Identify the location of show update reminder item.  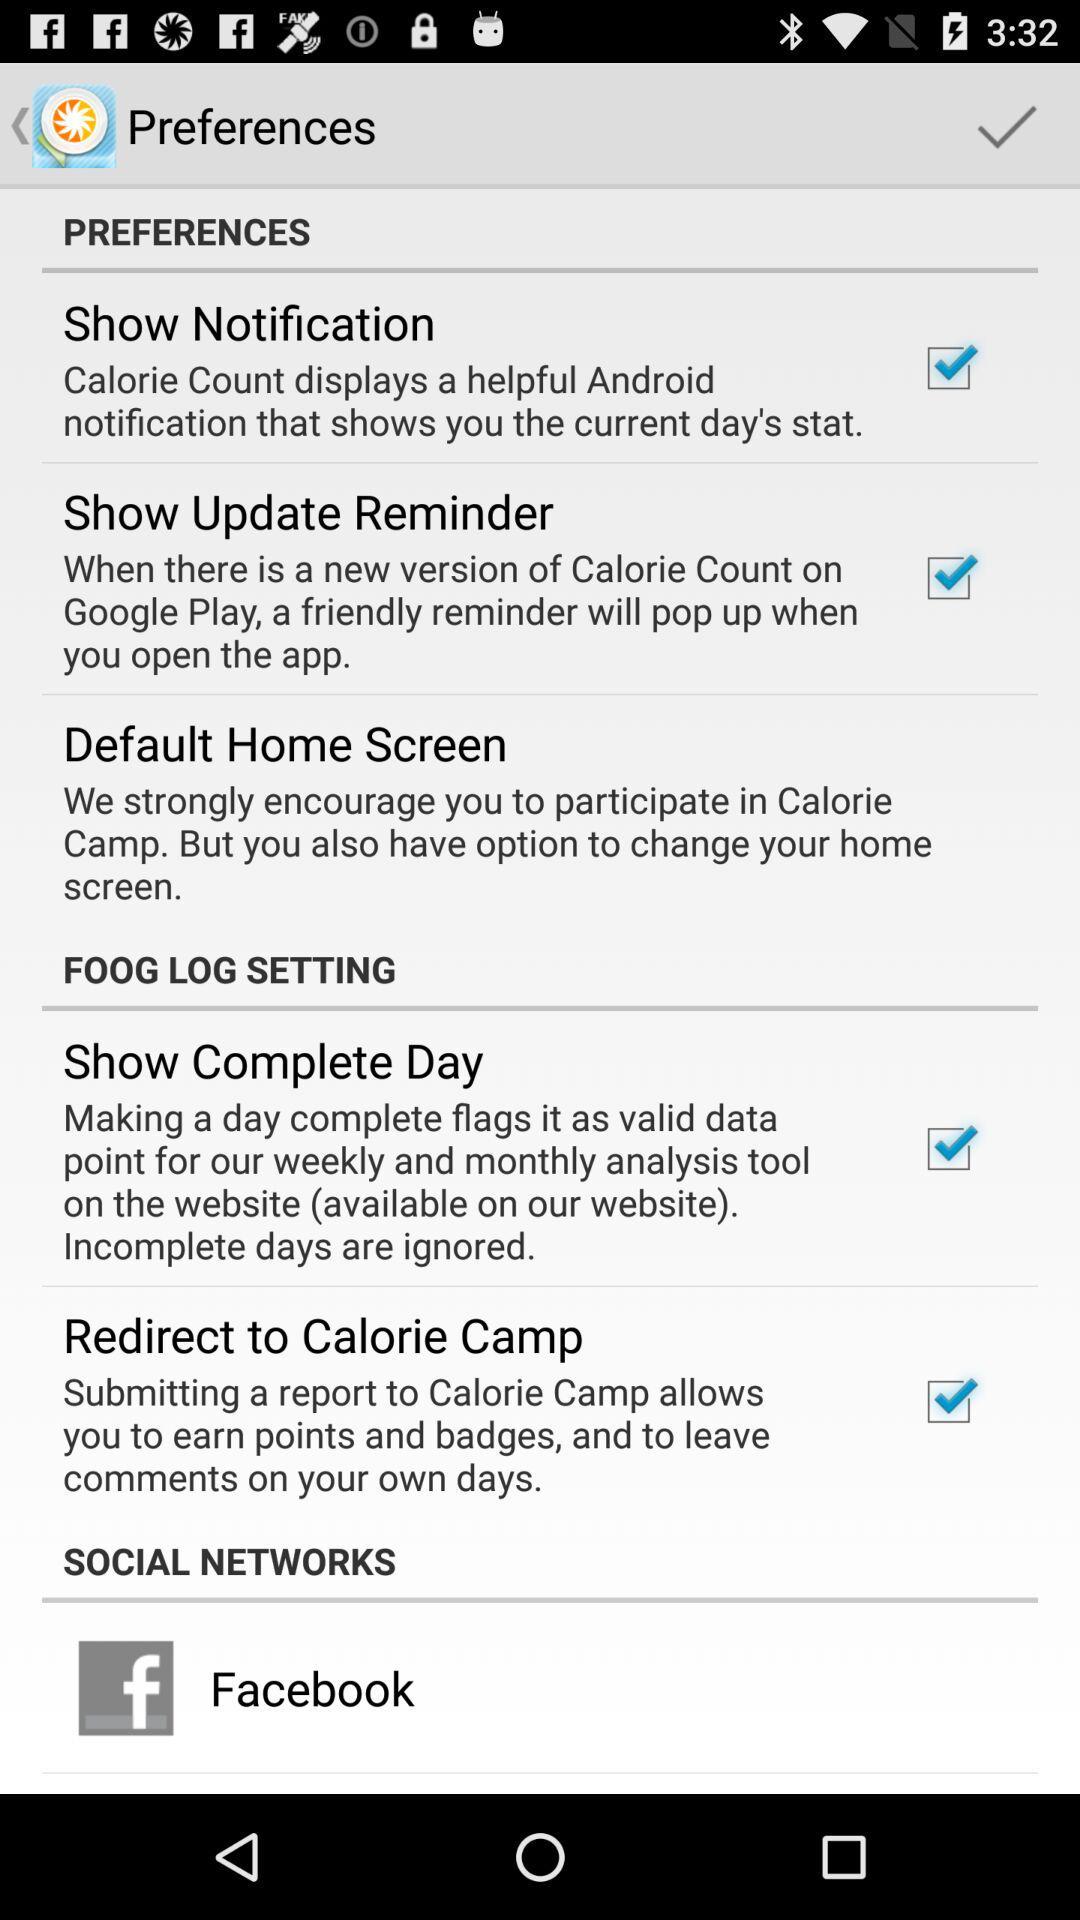
(308, 511).